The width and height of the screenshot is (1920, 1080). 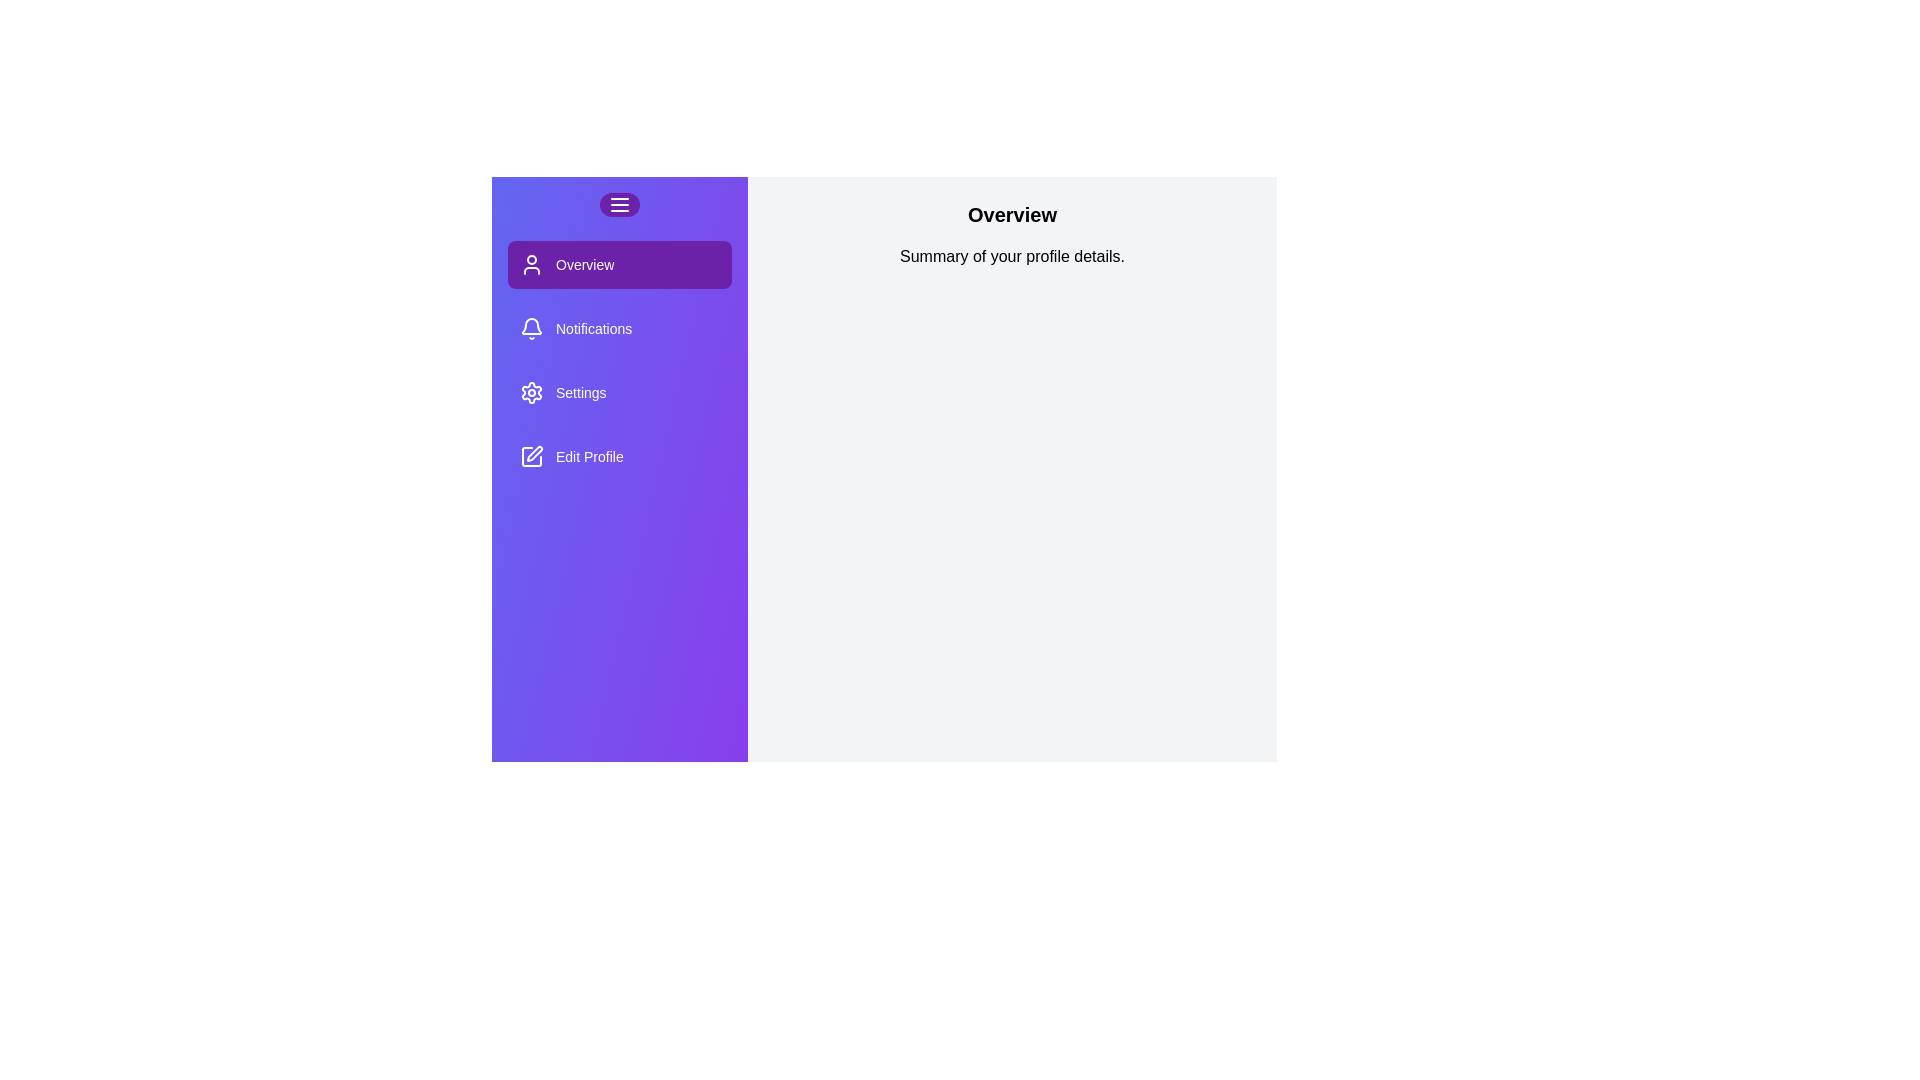 What do you see at coordinates (532, 327) in the screenshot?
I see `the icon of the section Notifications` at bounding box center [532, 327].